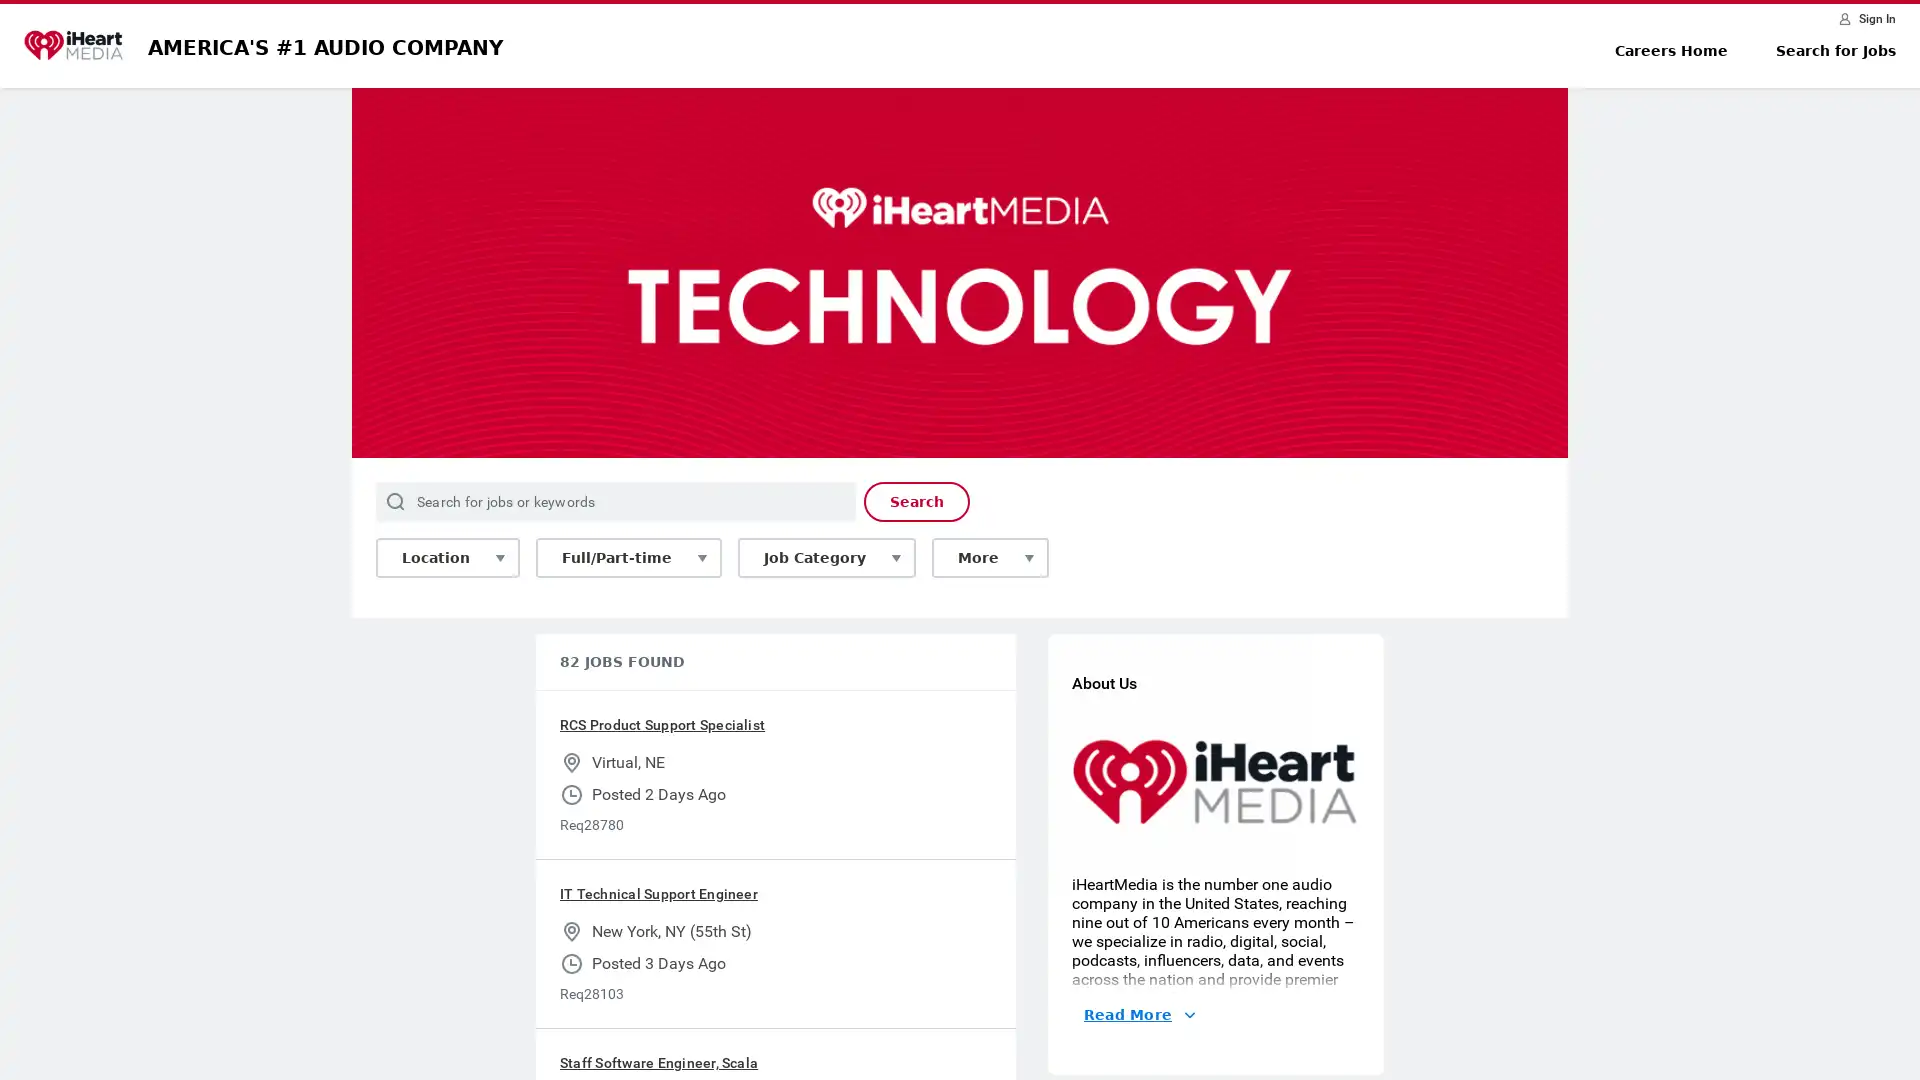 The width and height of the screenshot is (1920, 1080). Describe the element at coordinates (785, 558) in the screenshot. I see `Job Category` at that location.